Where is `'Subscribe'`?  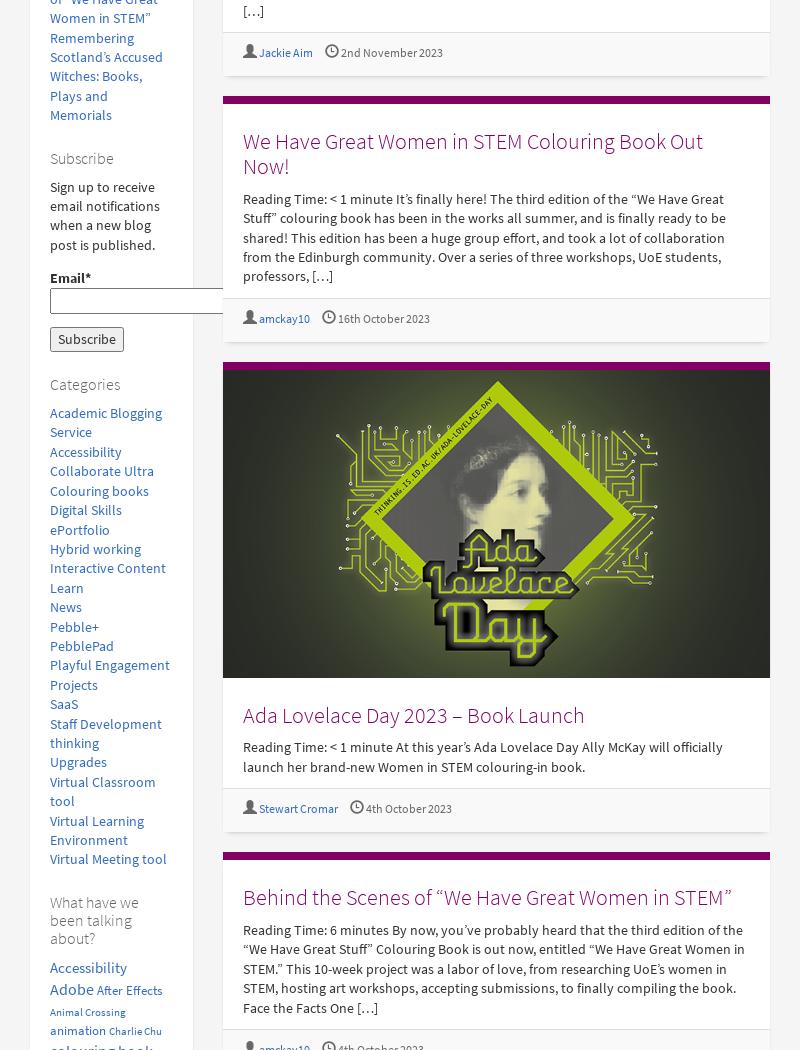
'Subscribe' is located at coordinates (82, 156).